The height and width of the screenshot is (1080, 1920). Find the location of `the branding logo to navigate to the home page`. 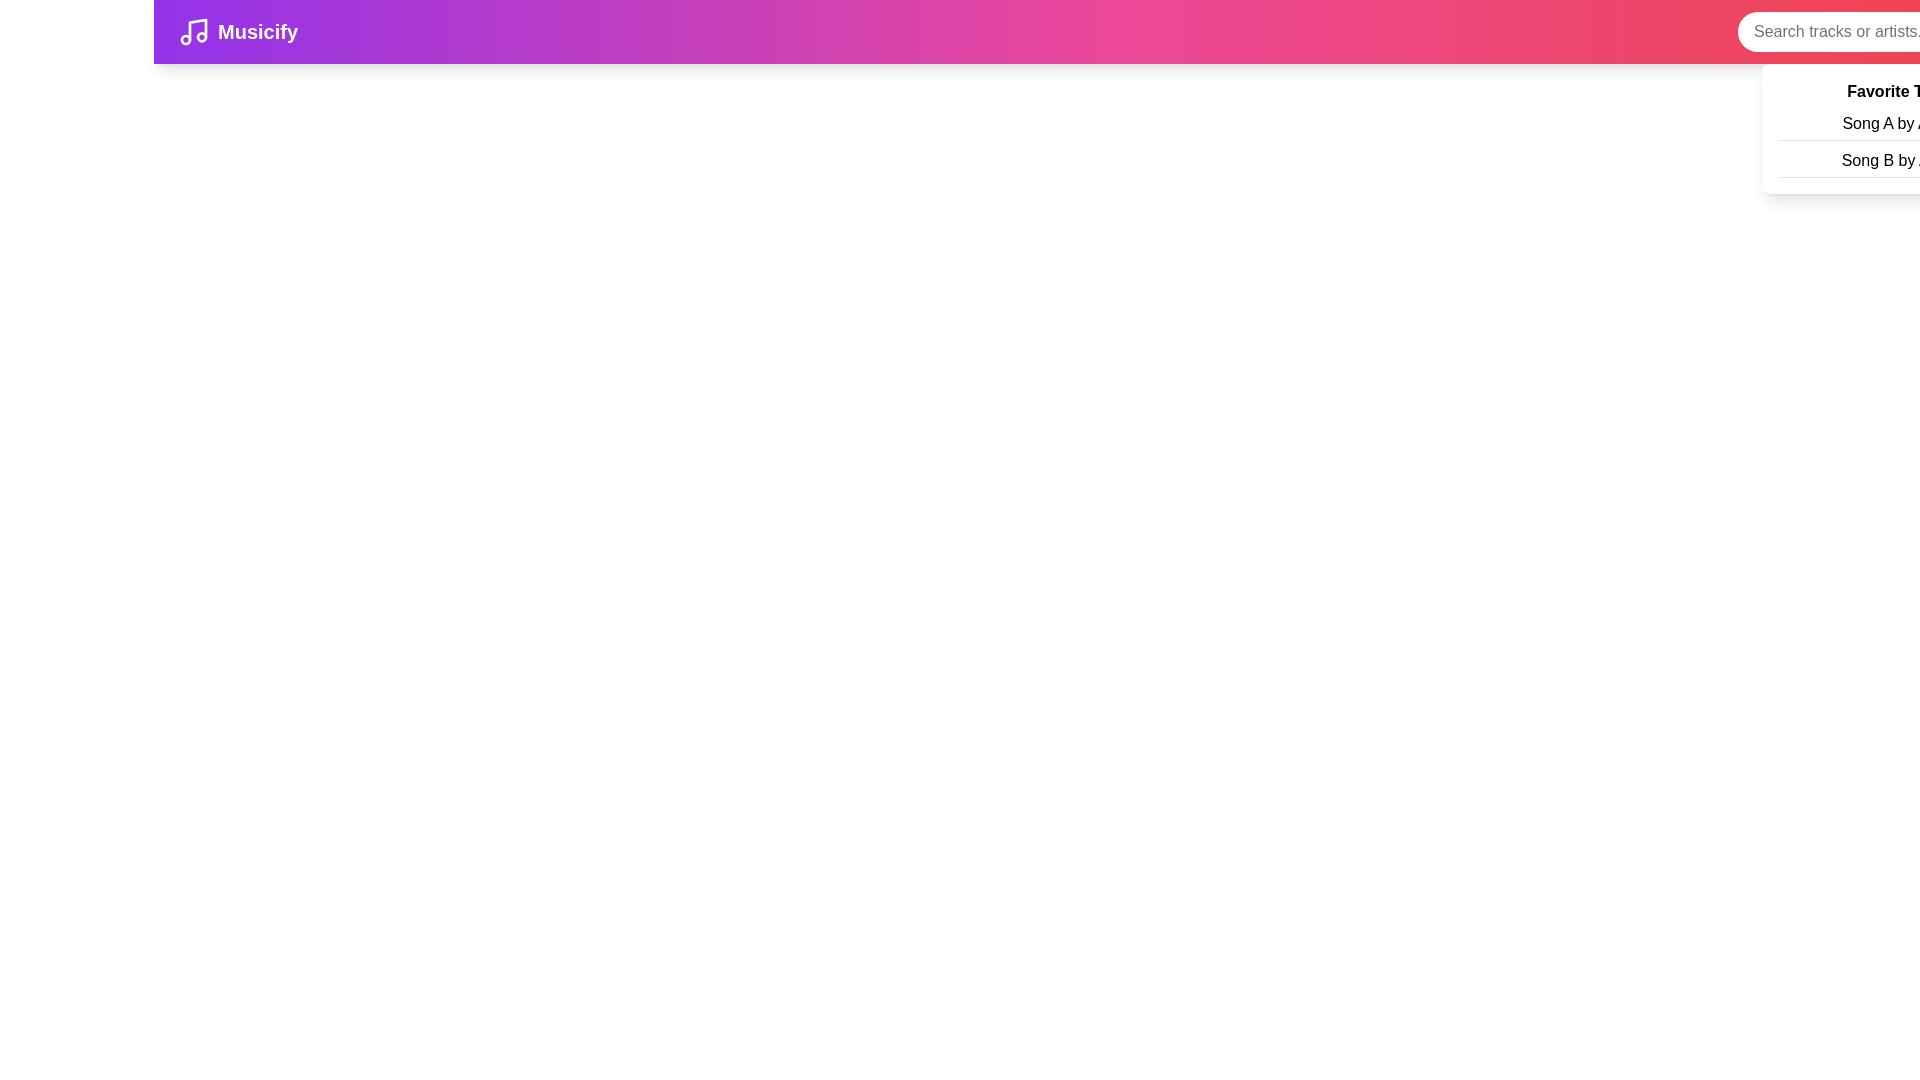

the branding logo to navigate to the home page is located at coordinates (193, 31).